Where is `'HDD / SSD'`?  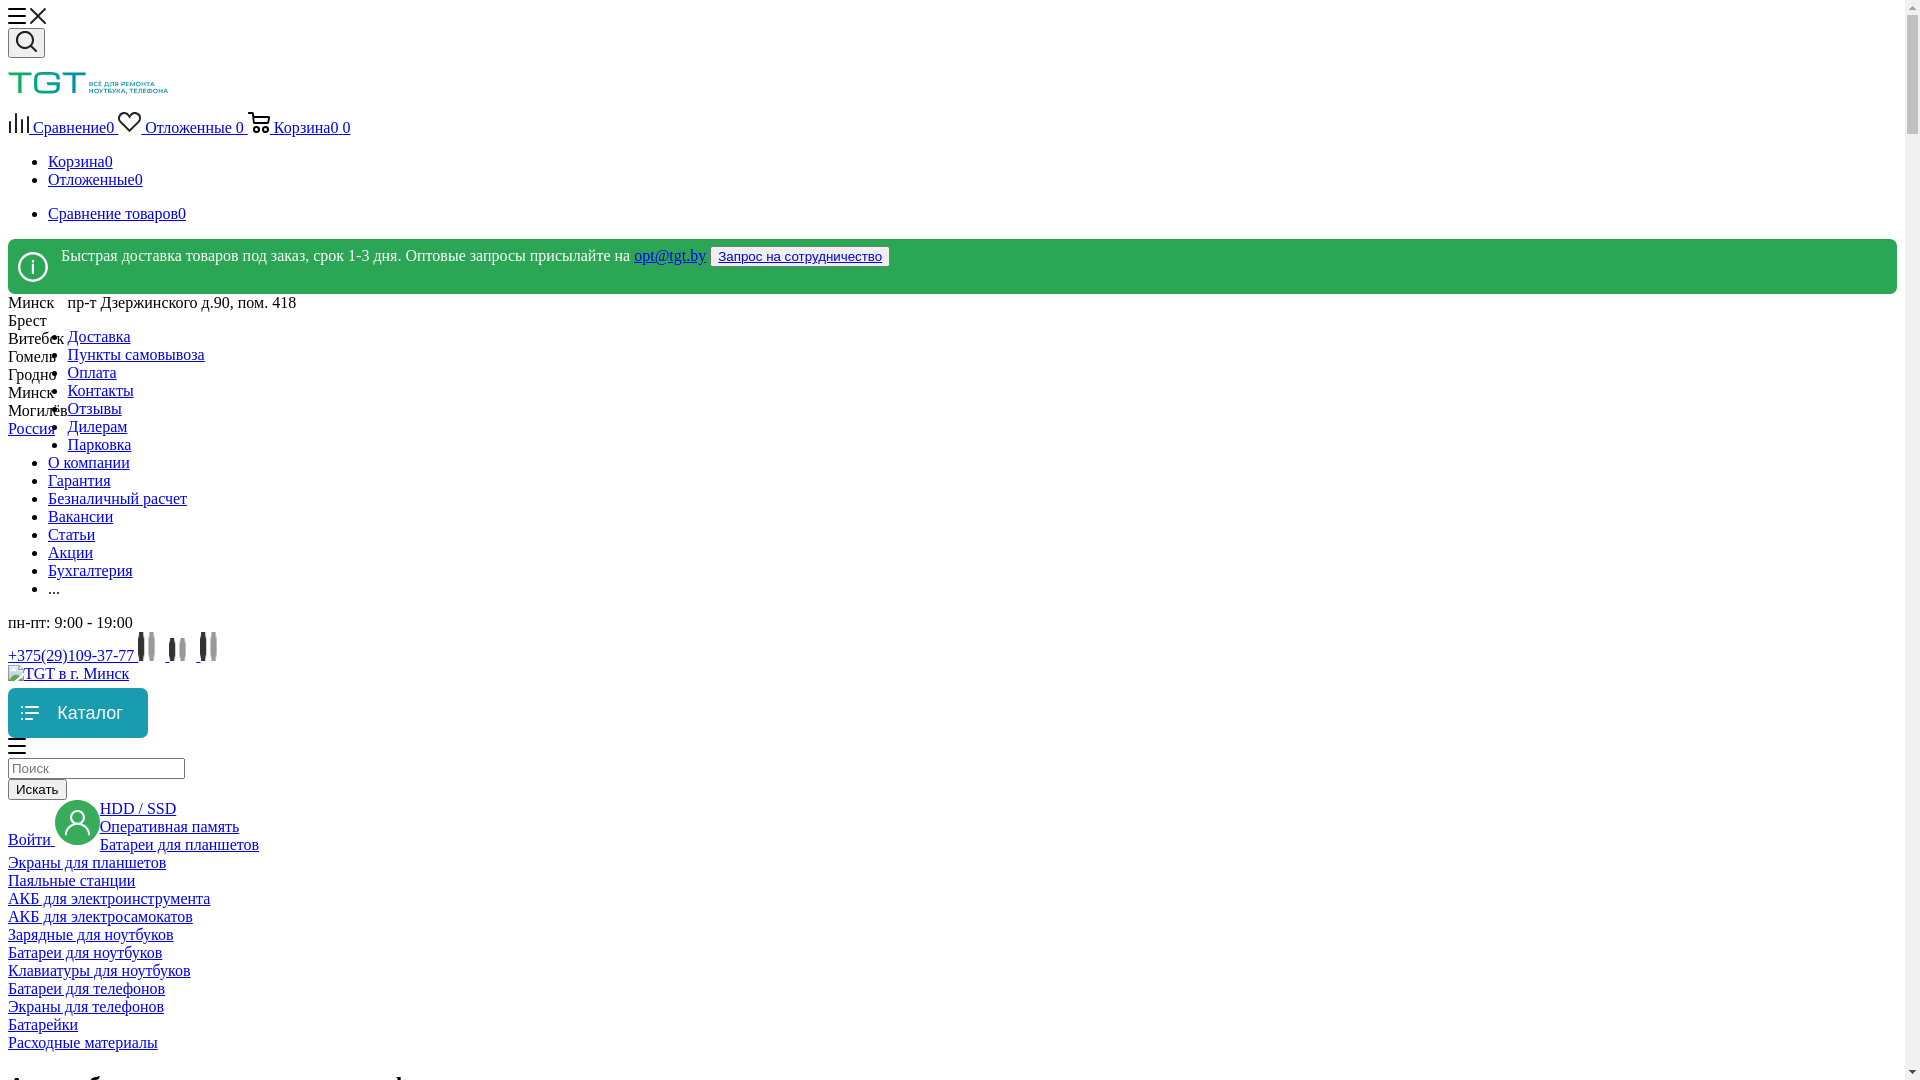
'HDD / SSD' is located at coordinates (137, 807).